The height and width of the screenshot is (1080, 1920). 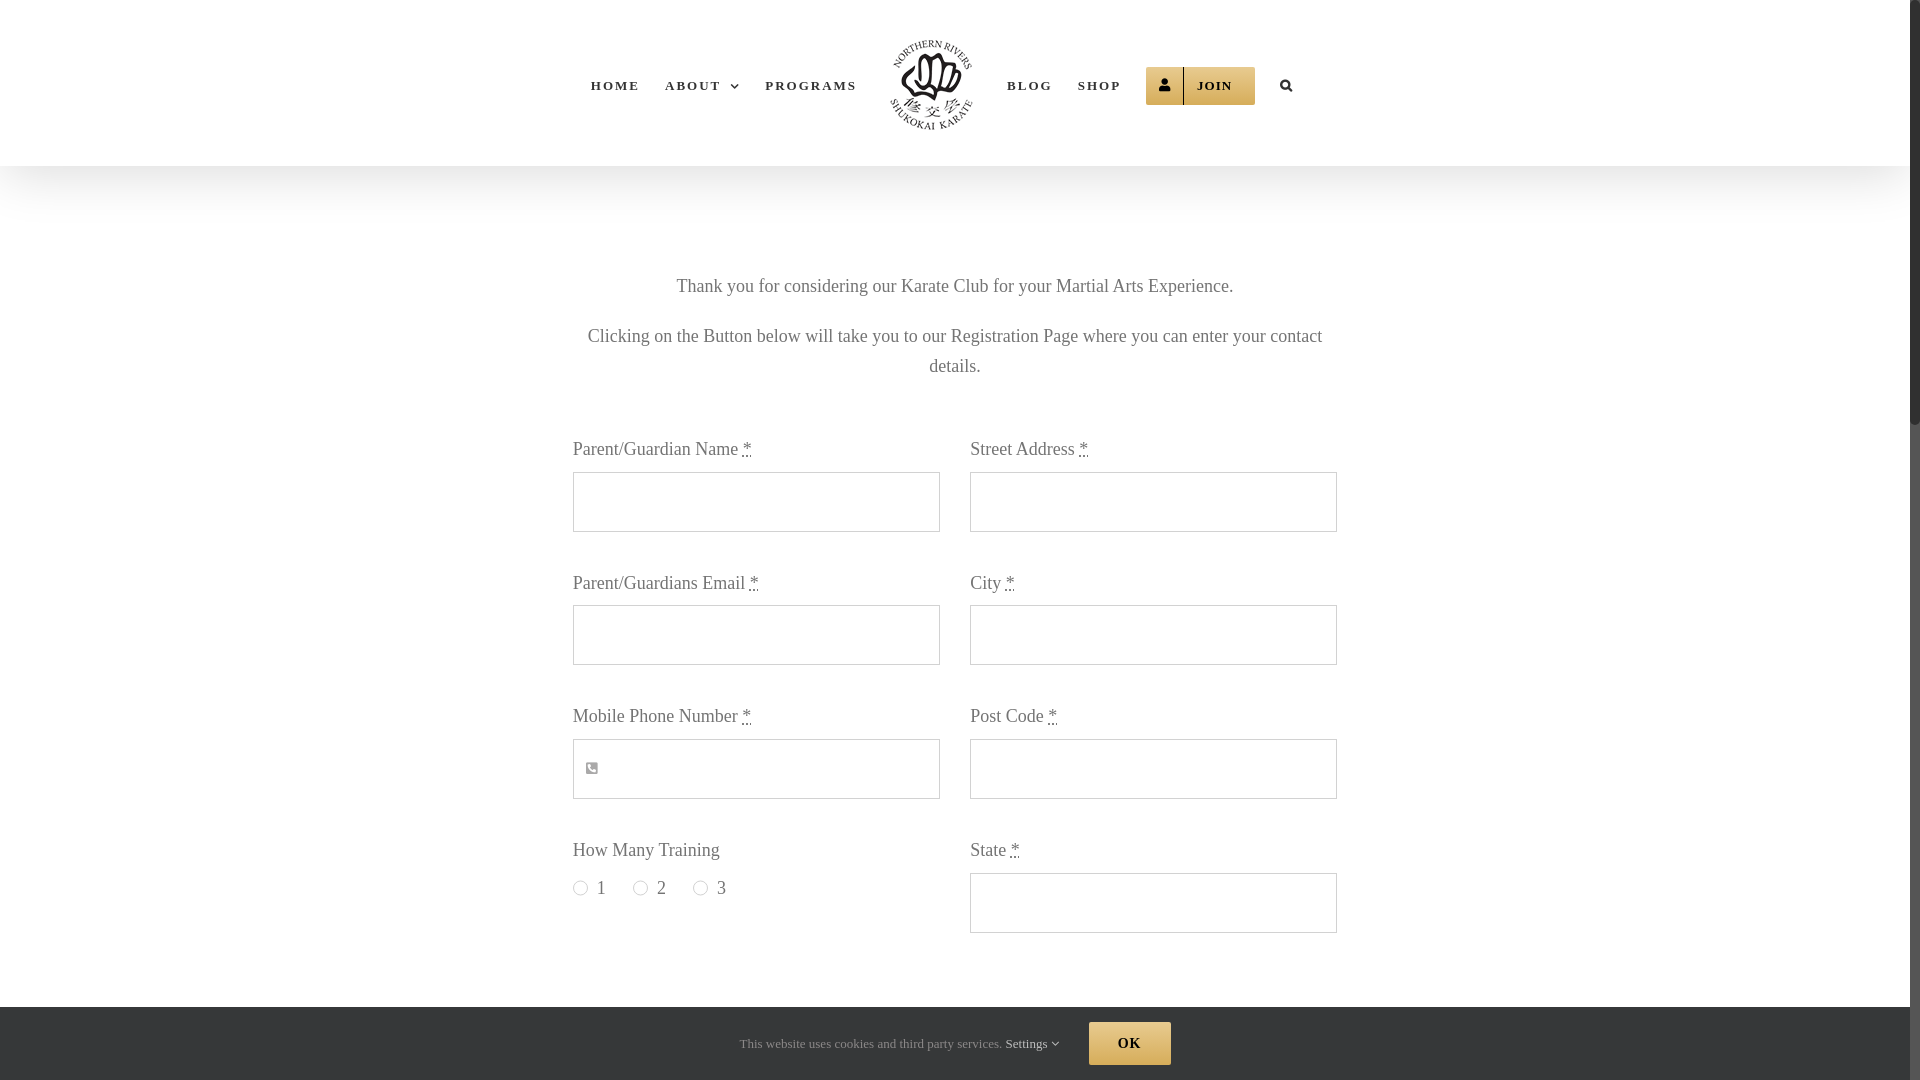 I want to click on 'HOME', so click(x=614, y=82).